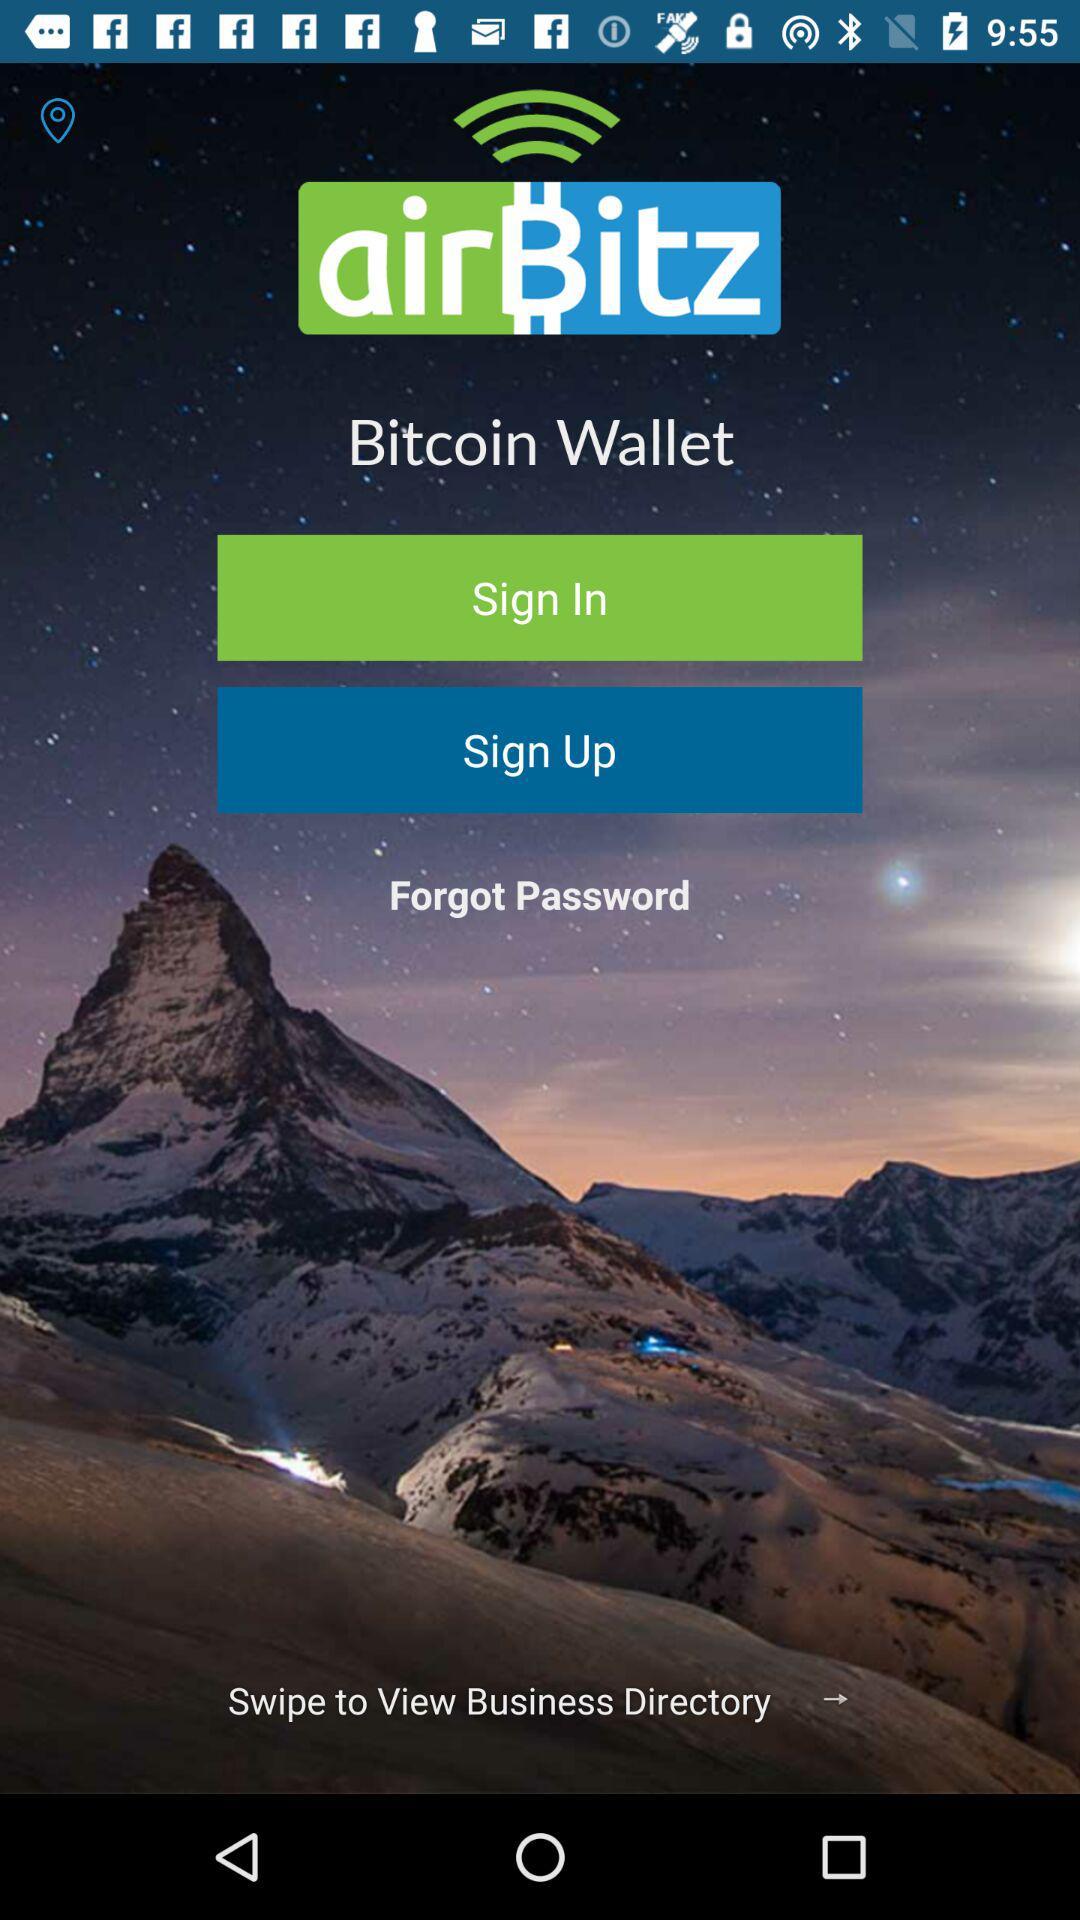 This screenshot has height=1920, width=1080. I want to click on the item below bitcoin wallet item, so click(540, 596).